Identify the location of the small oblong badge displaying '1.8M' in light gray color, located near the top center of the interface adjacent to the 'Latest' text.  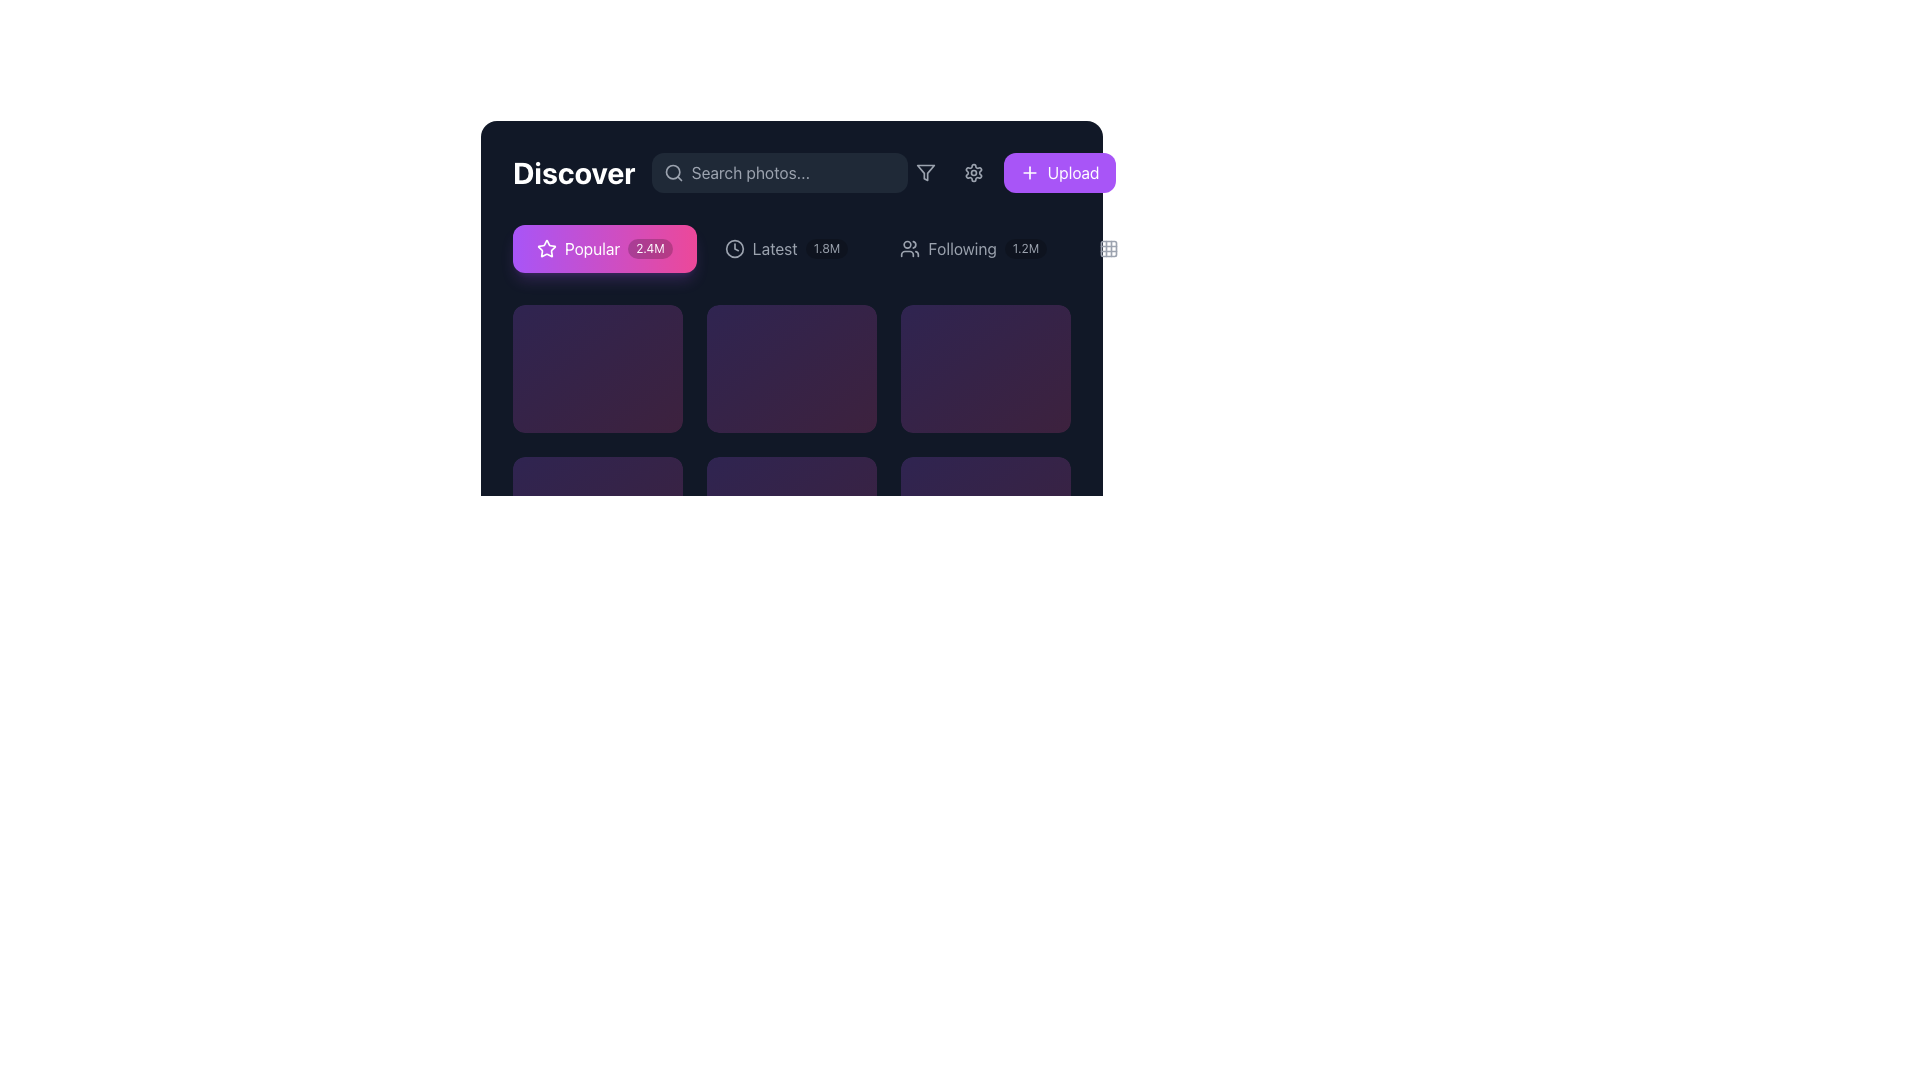
(827, 248).